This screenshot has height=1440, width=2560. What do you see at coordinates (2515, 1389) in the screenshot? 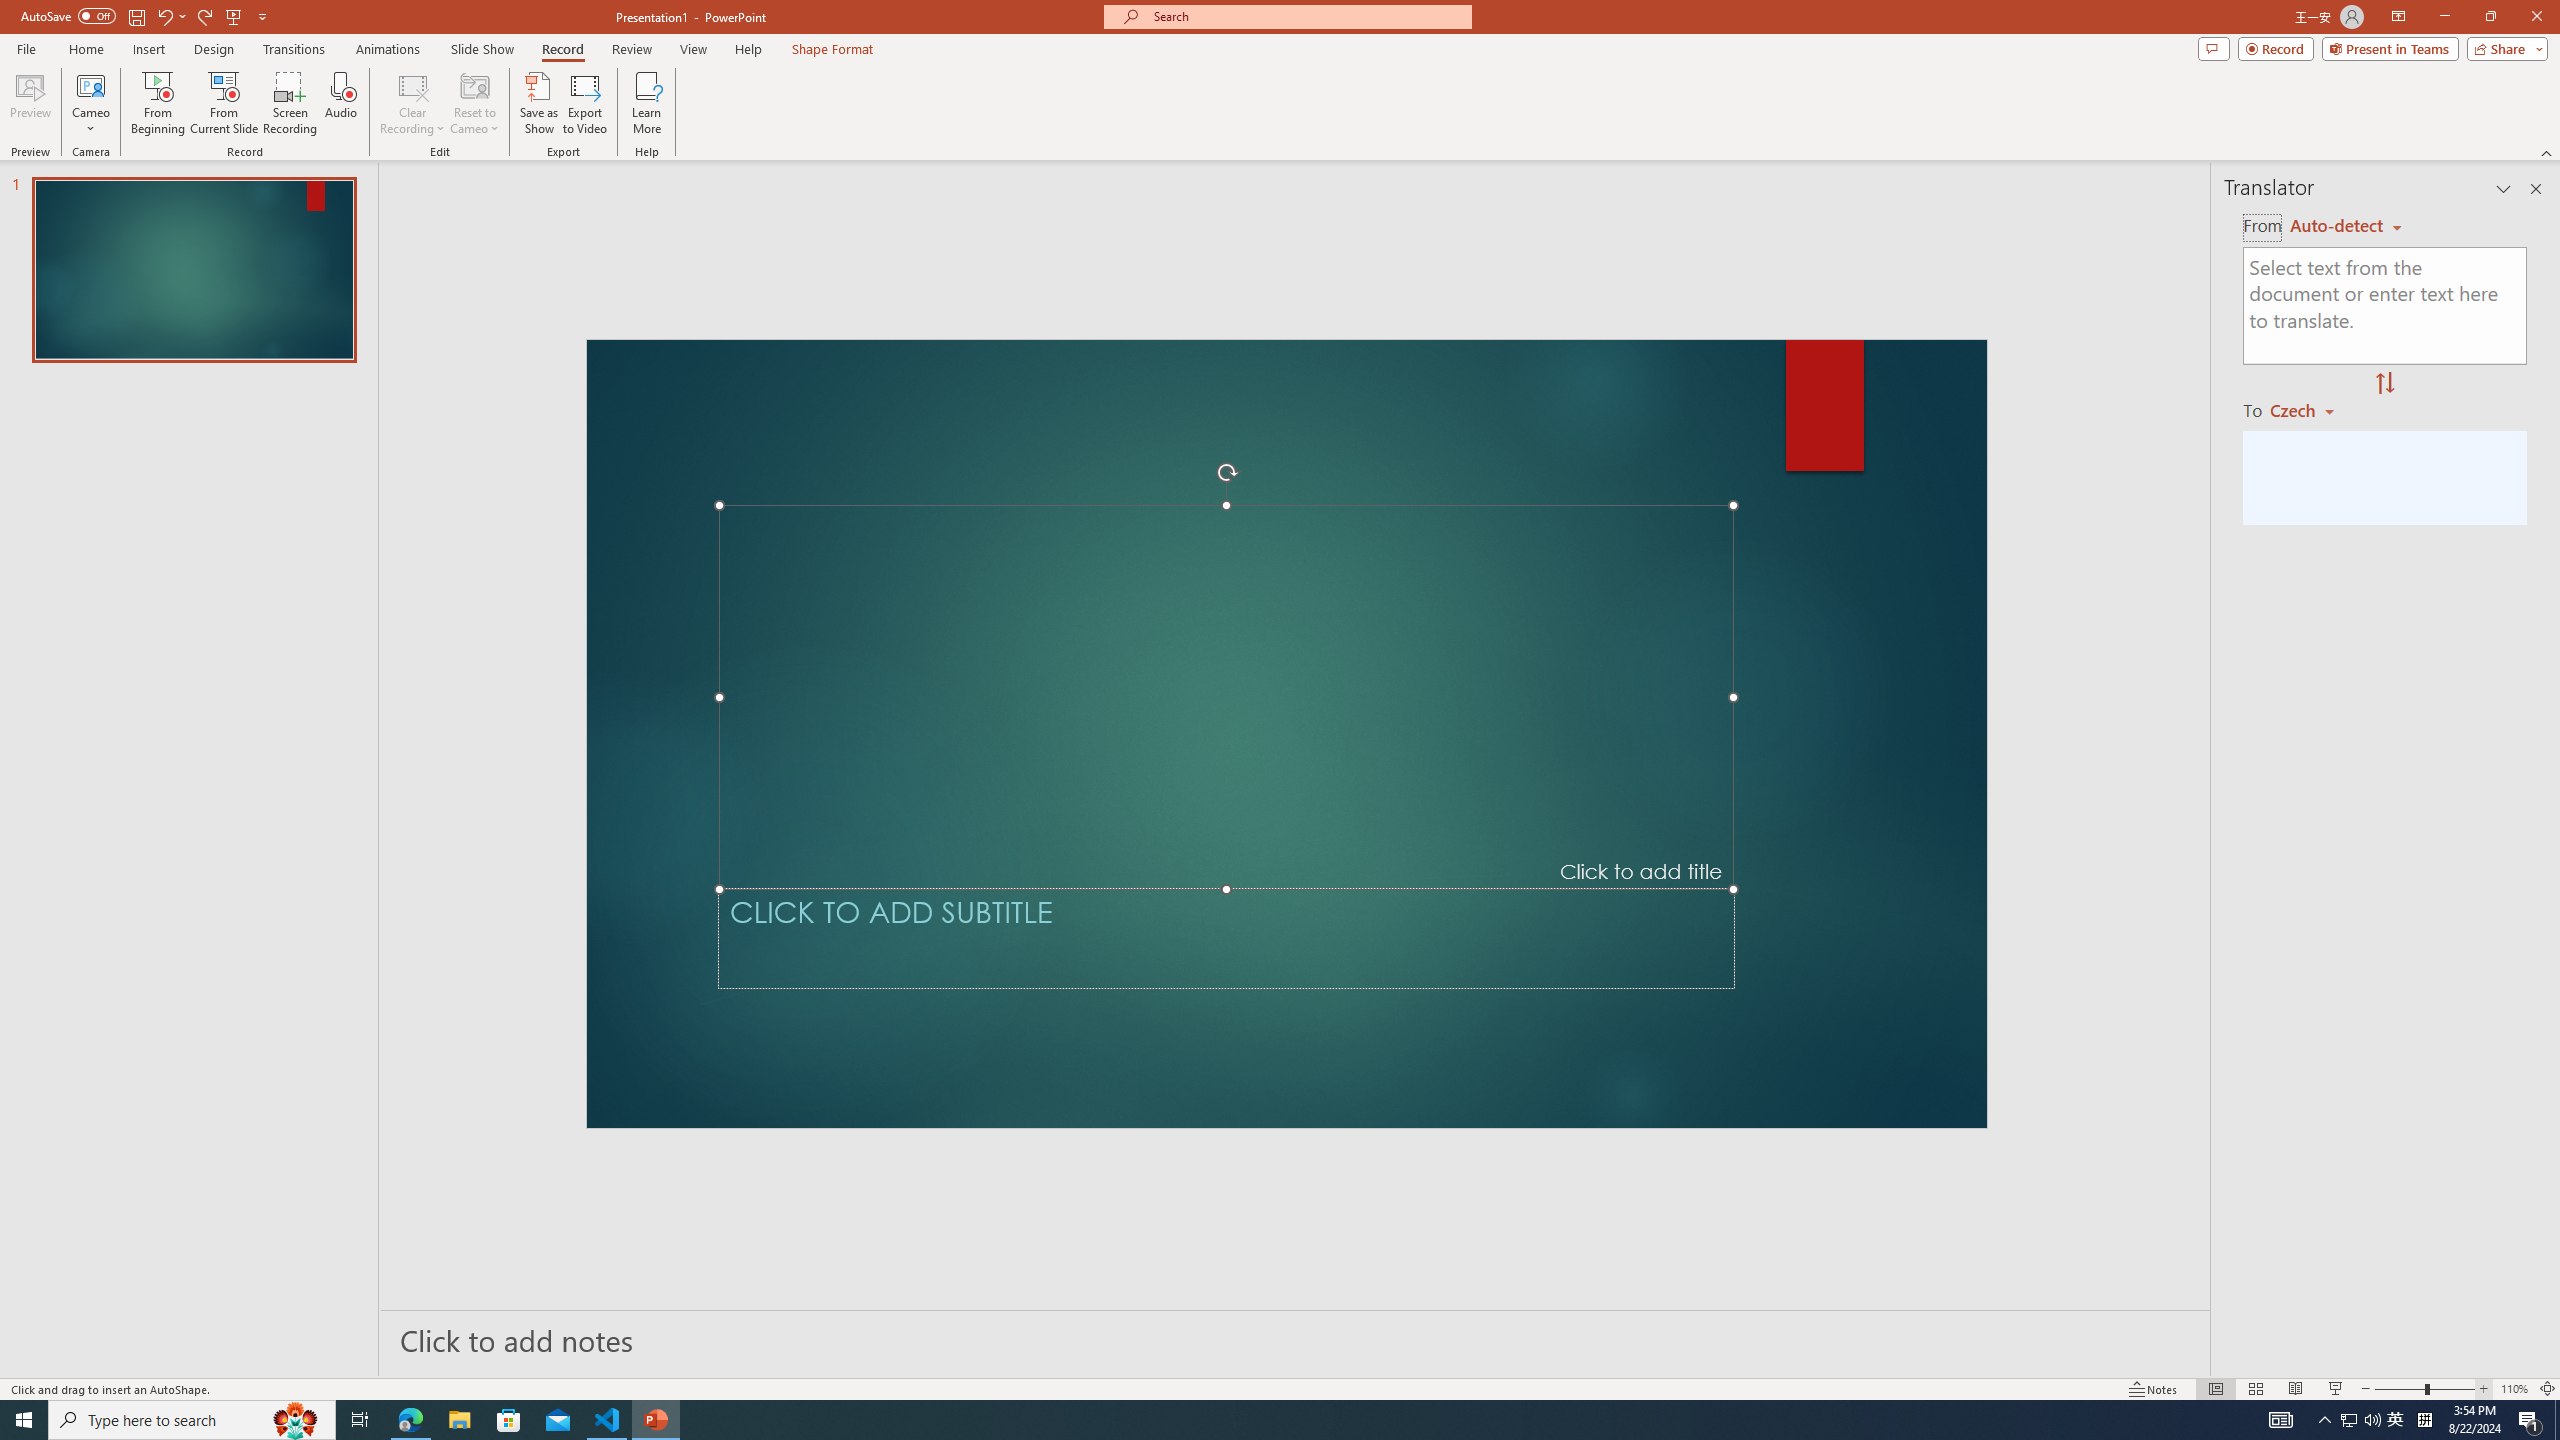
I see `'Zoom 110%'` at bounding box center [2515, 1389].